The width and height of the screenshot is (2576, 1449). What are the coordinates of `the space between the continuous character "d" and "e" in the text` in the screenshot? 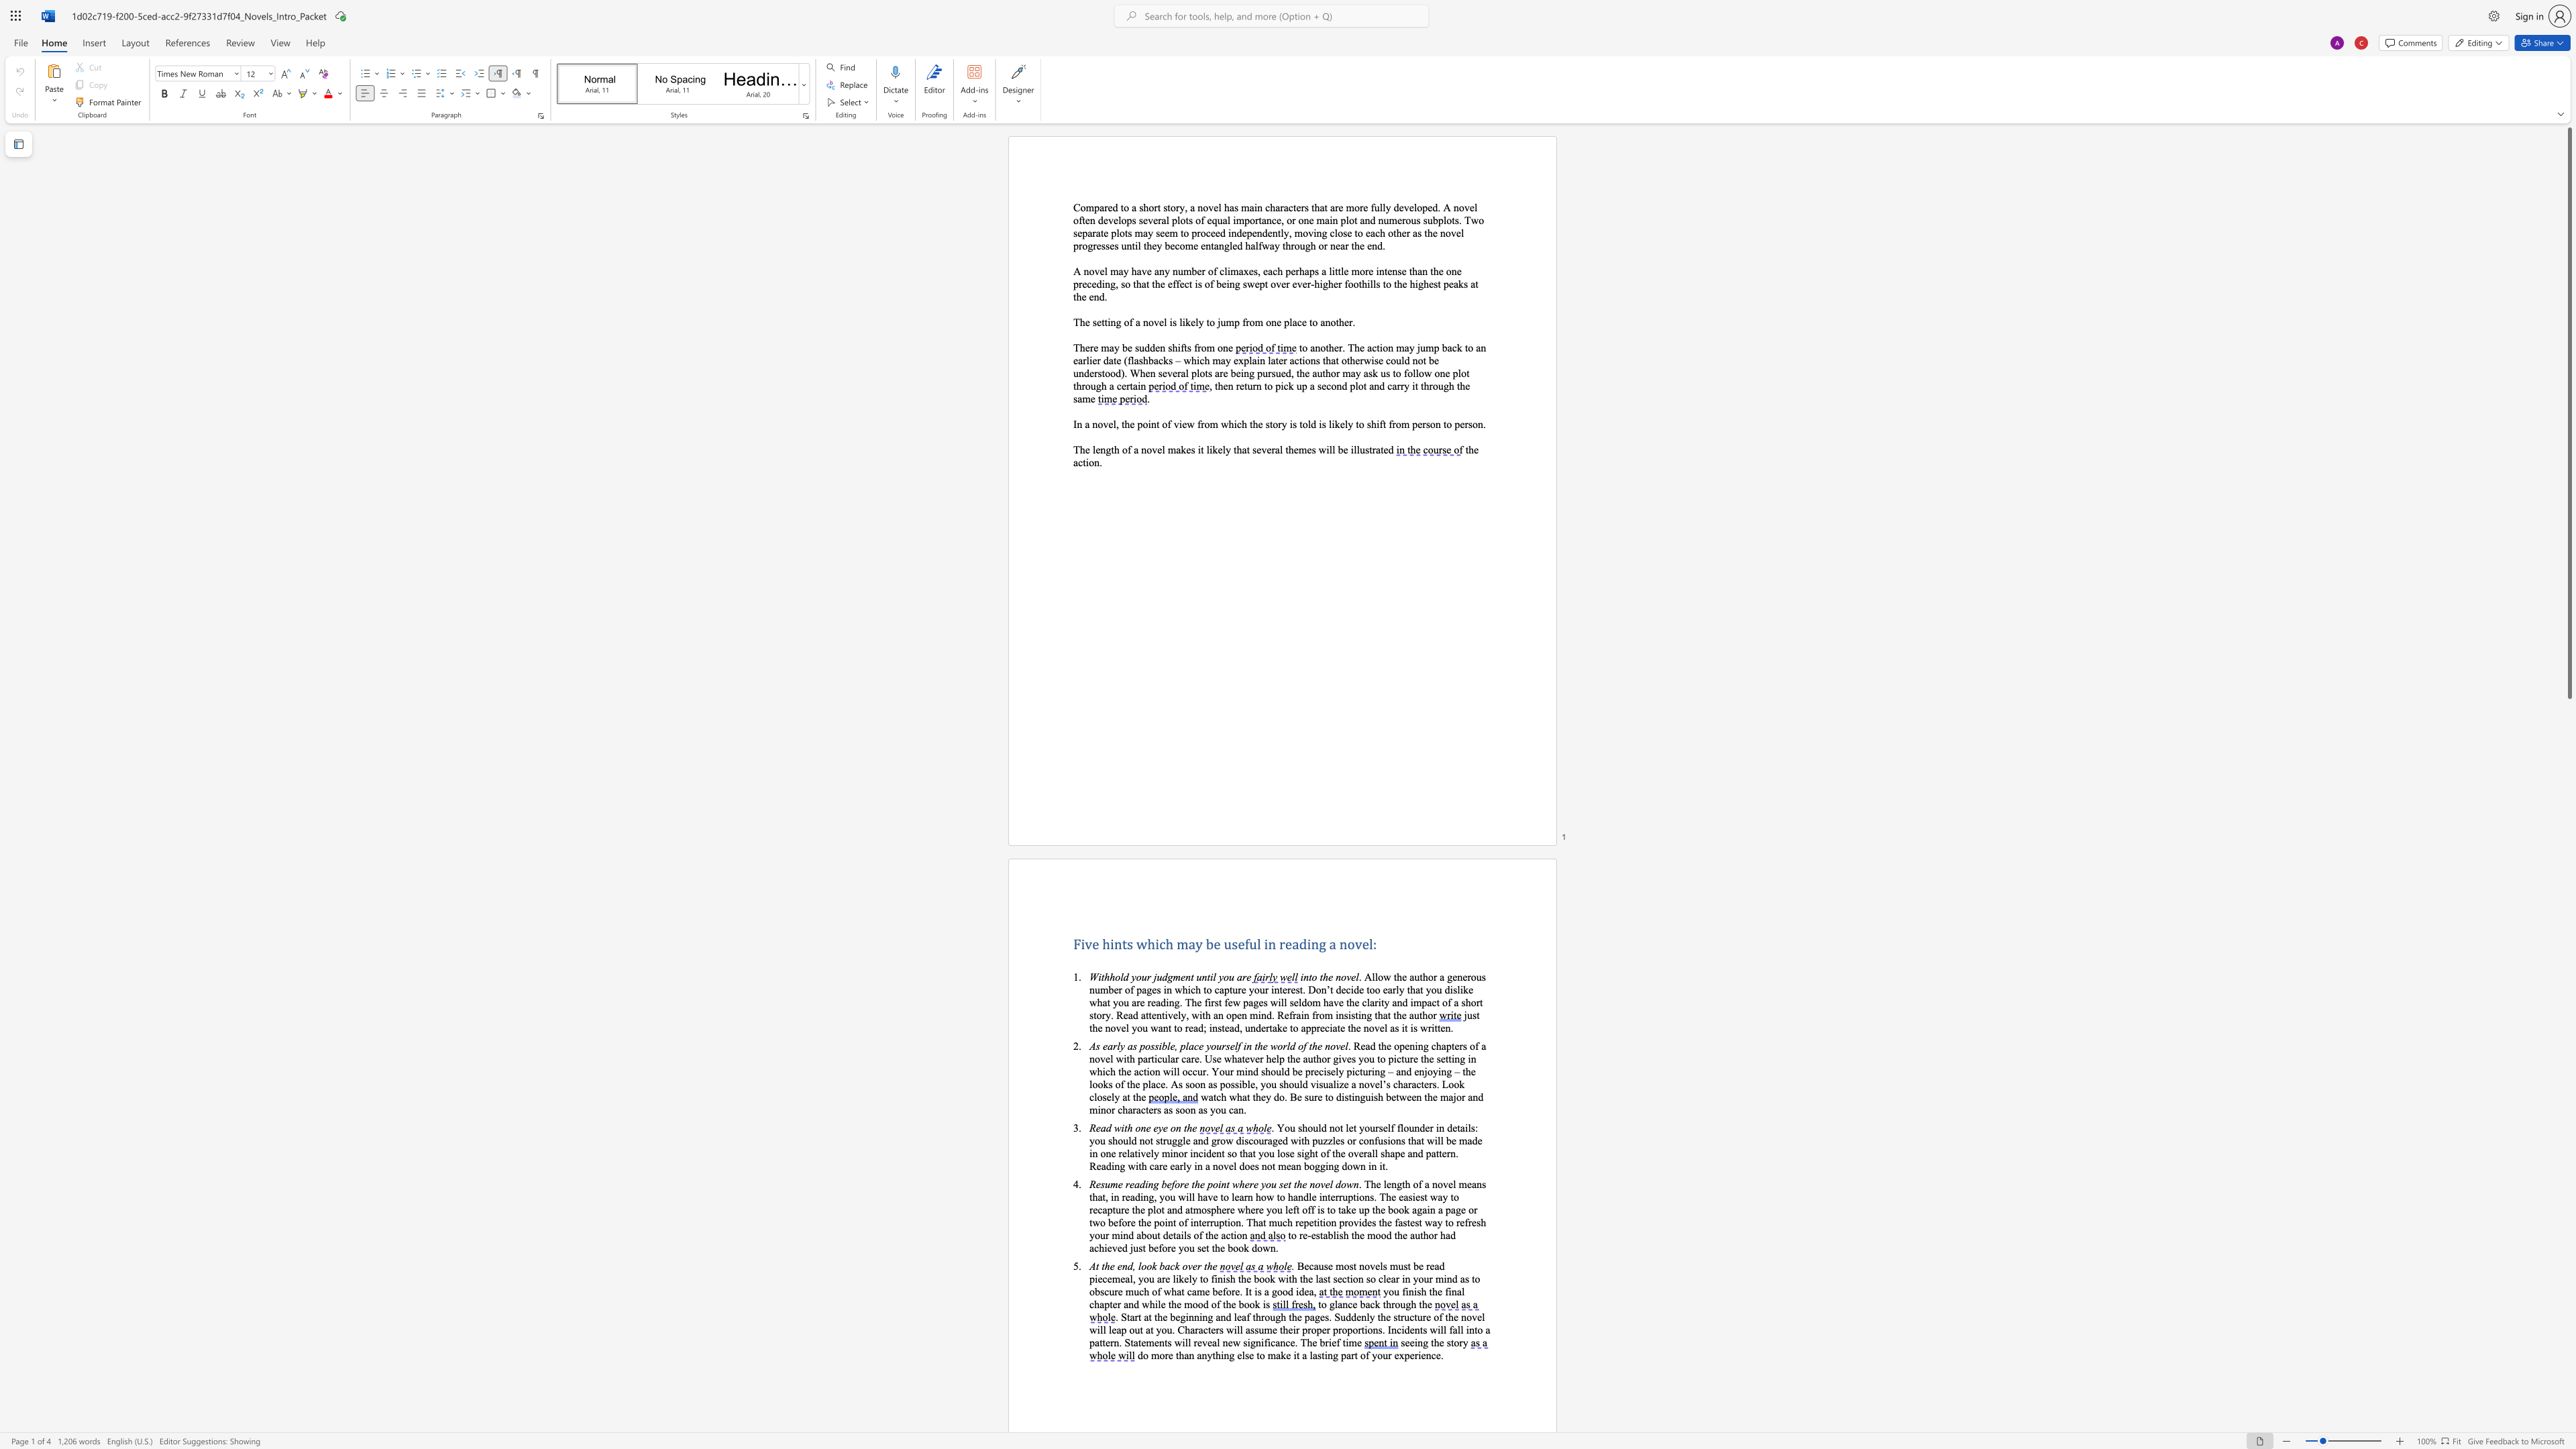 It's located at (1153, 347).